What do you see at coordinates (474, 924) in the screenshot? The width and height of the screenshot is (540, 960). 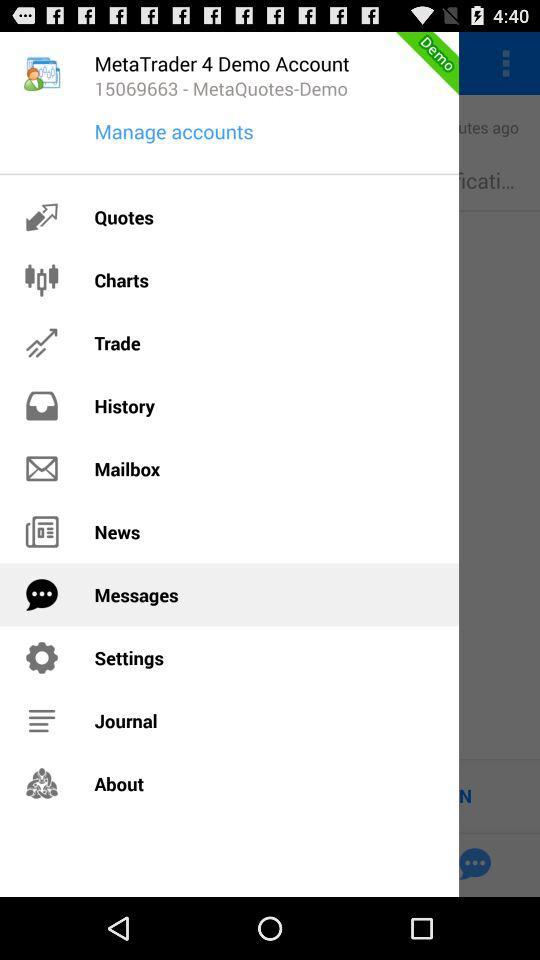 I see `the chat icon` at bounding box center [474, 924].